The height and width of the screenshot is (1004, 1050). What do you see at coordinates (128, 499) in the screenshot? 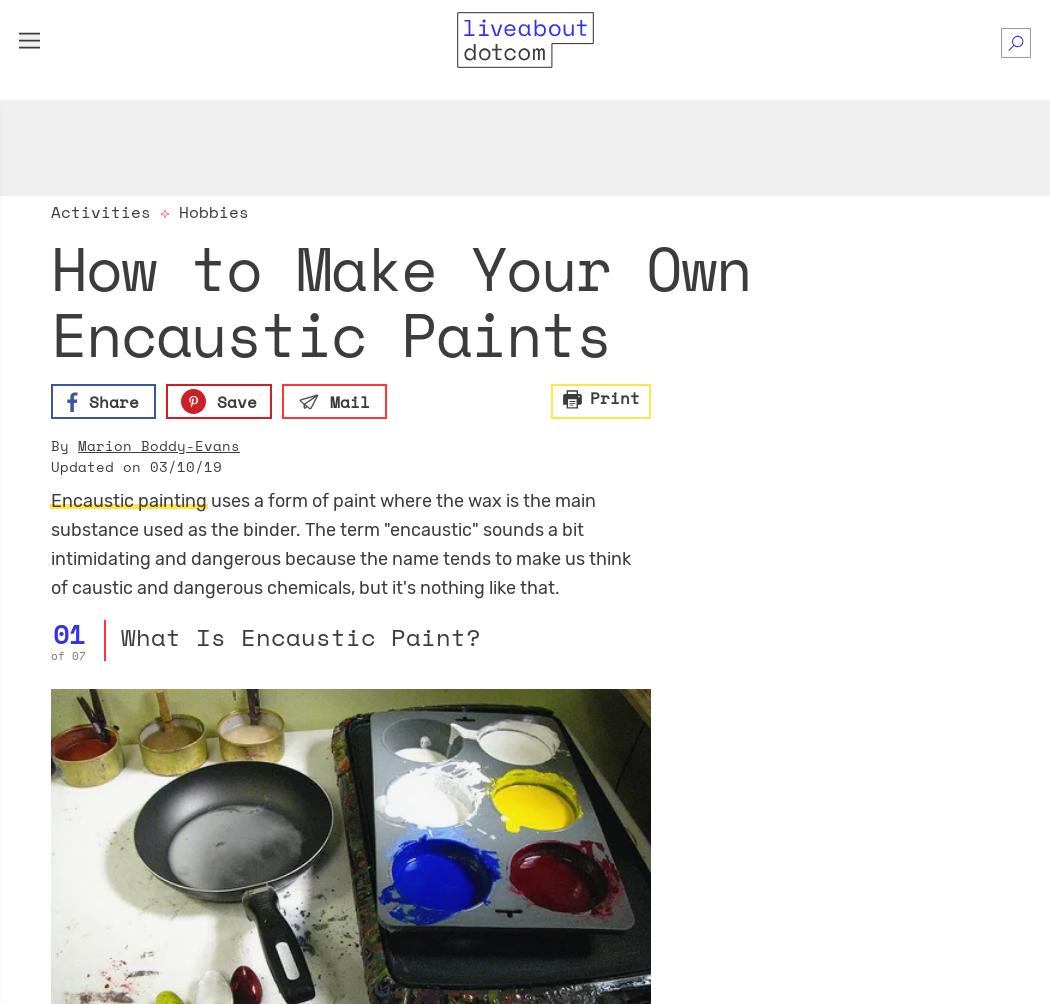
I see `'Encaustic painting'` at bounding box center [128, 499].